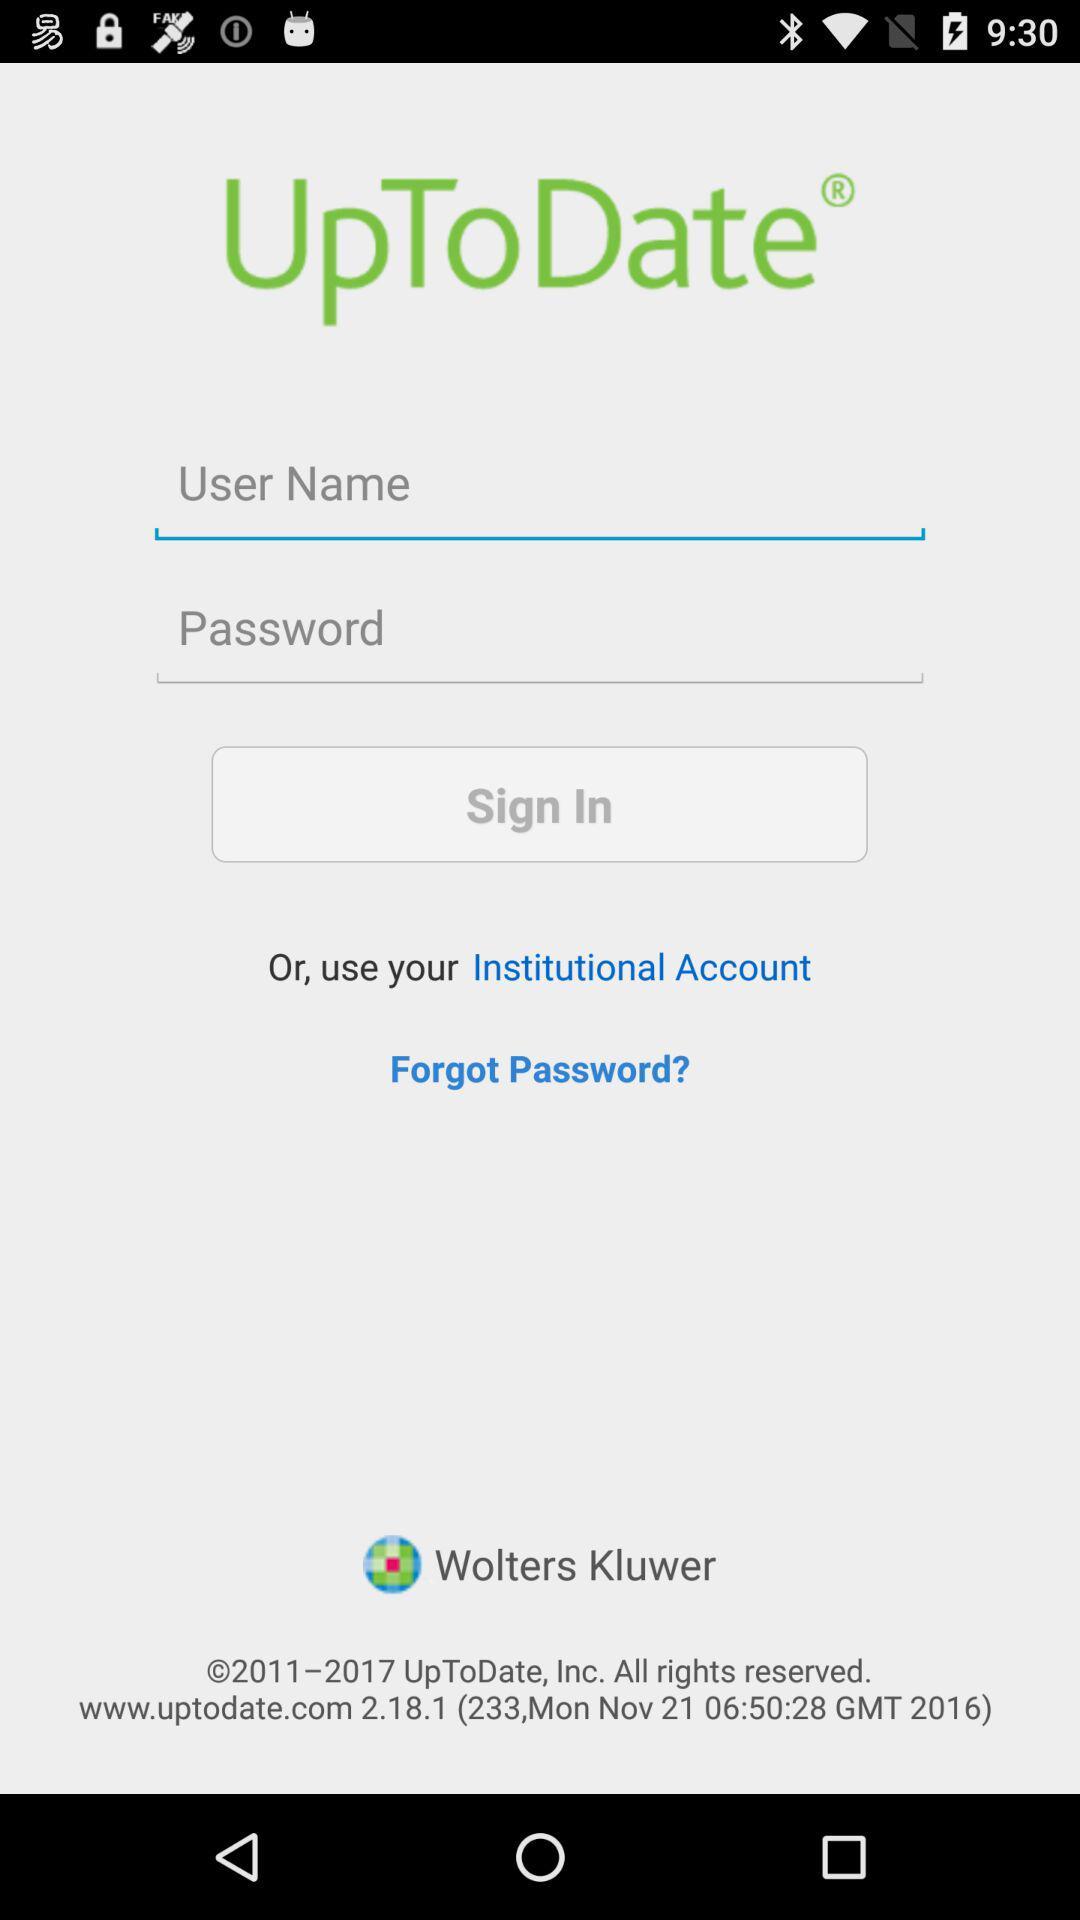 The width and height of the screenshot is (1080, 1920). What do you see at coordinates (540, 1067) in the screenshot?
I see `item above the wolters kluwer item` at bounding box center [540, 1067].